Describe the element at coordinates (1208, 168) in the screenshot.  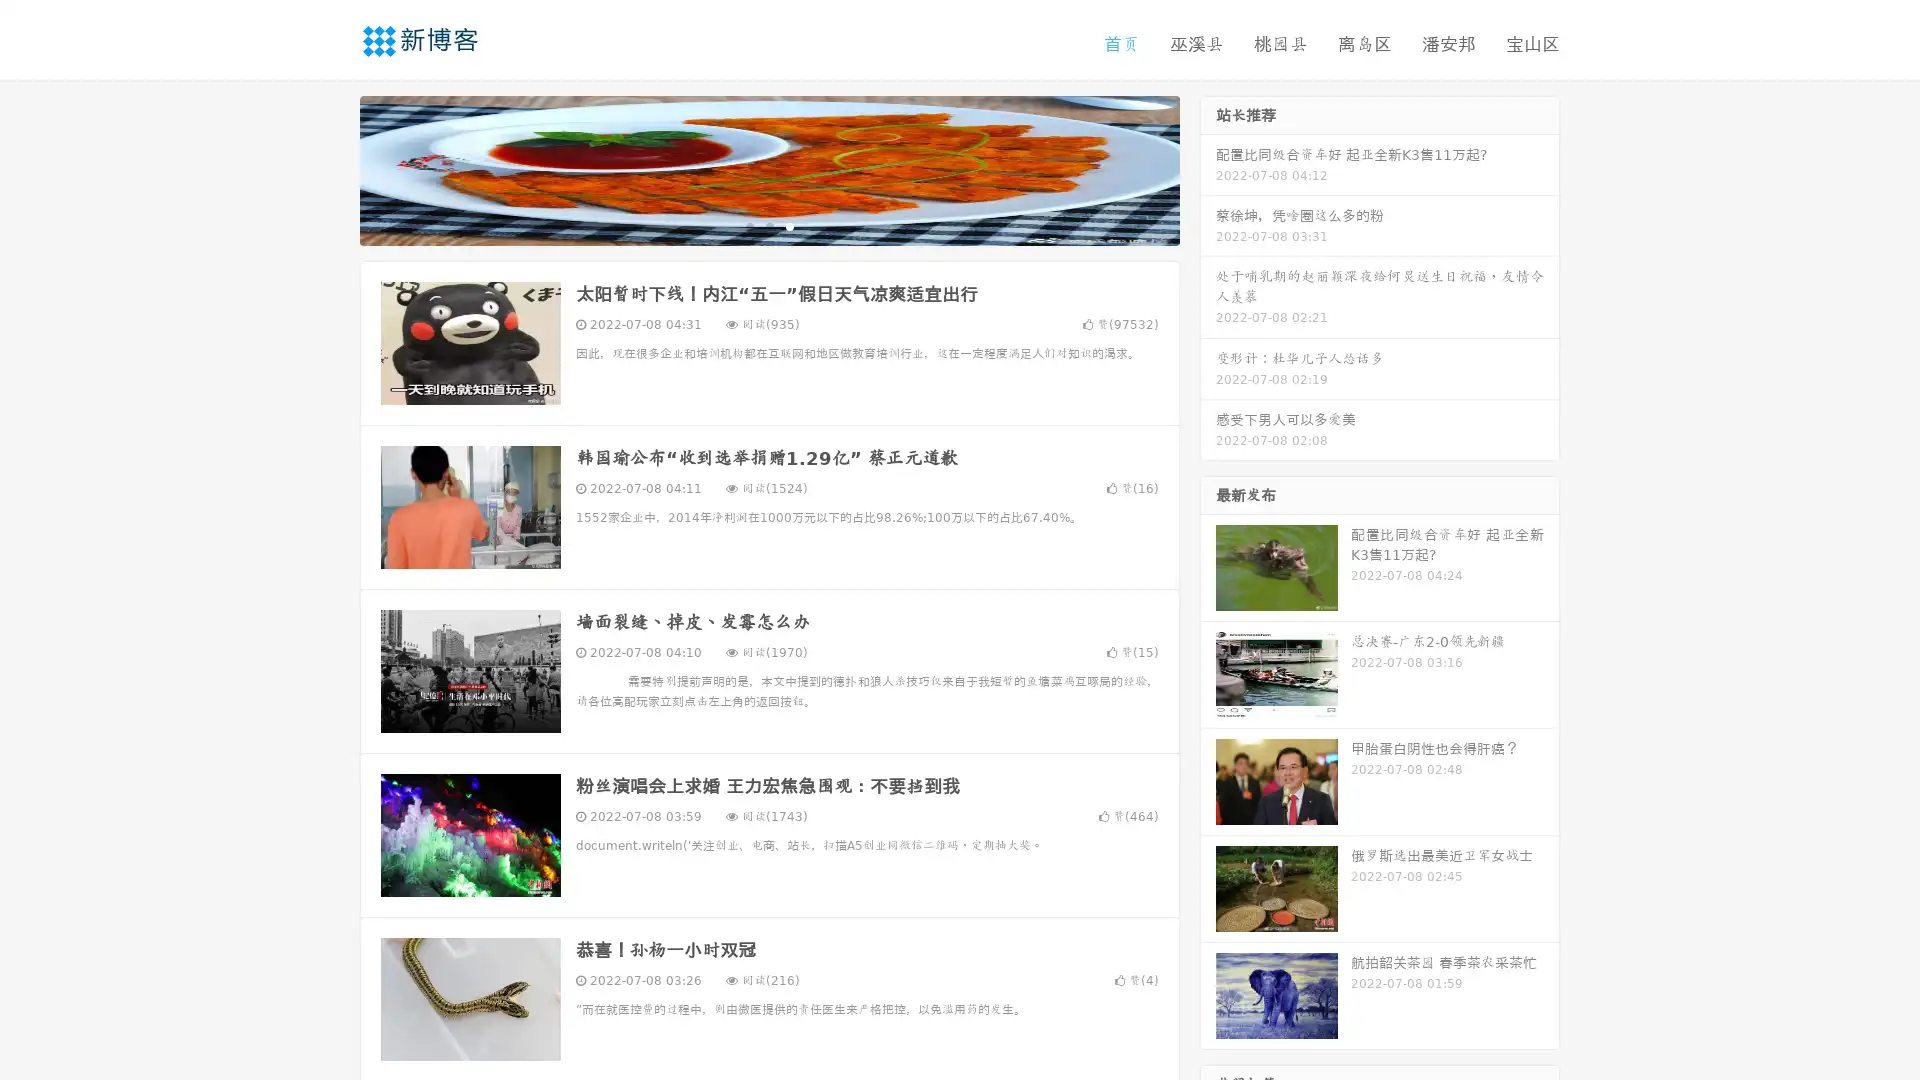
I see `Next slide` at that location.